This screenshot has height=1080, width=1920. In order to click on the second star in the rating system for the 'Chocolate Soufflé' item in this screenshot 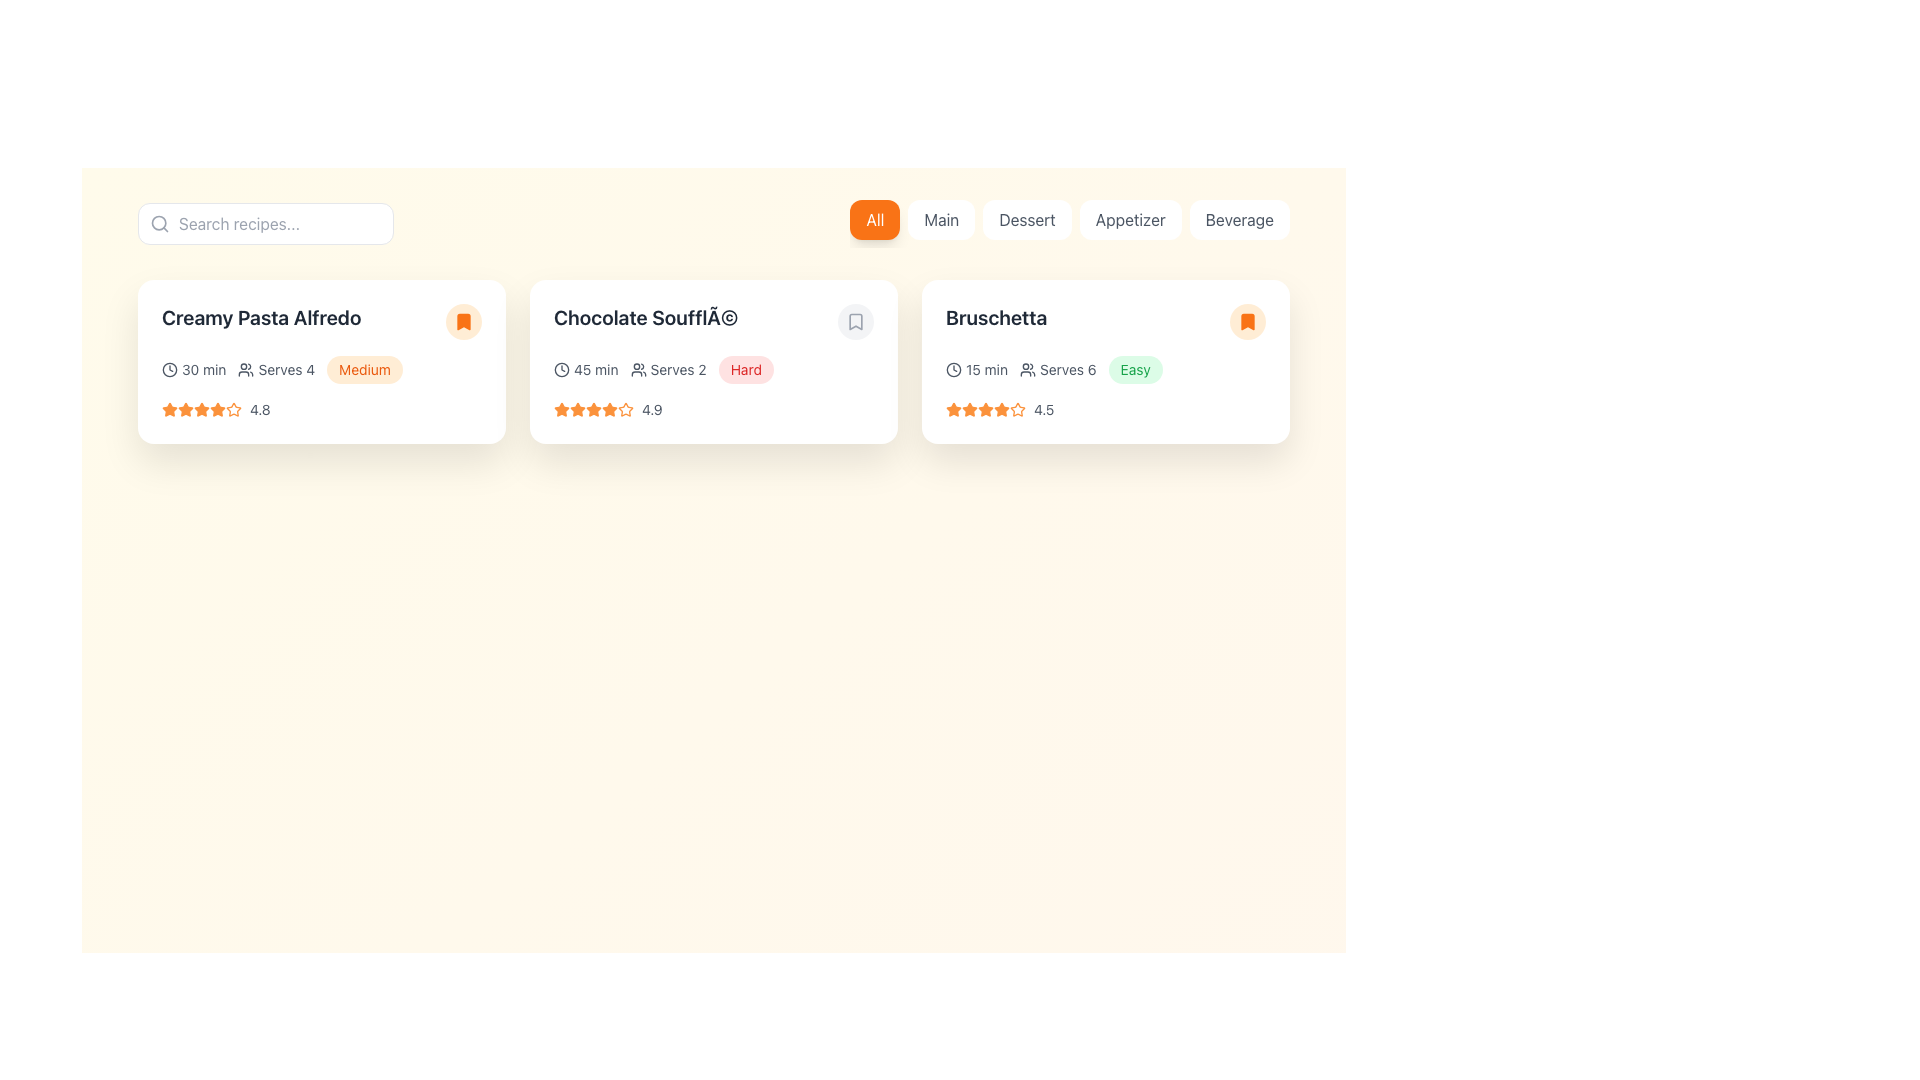, I will do `click(576, 408)`.